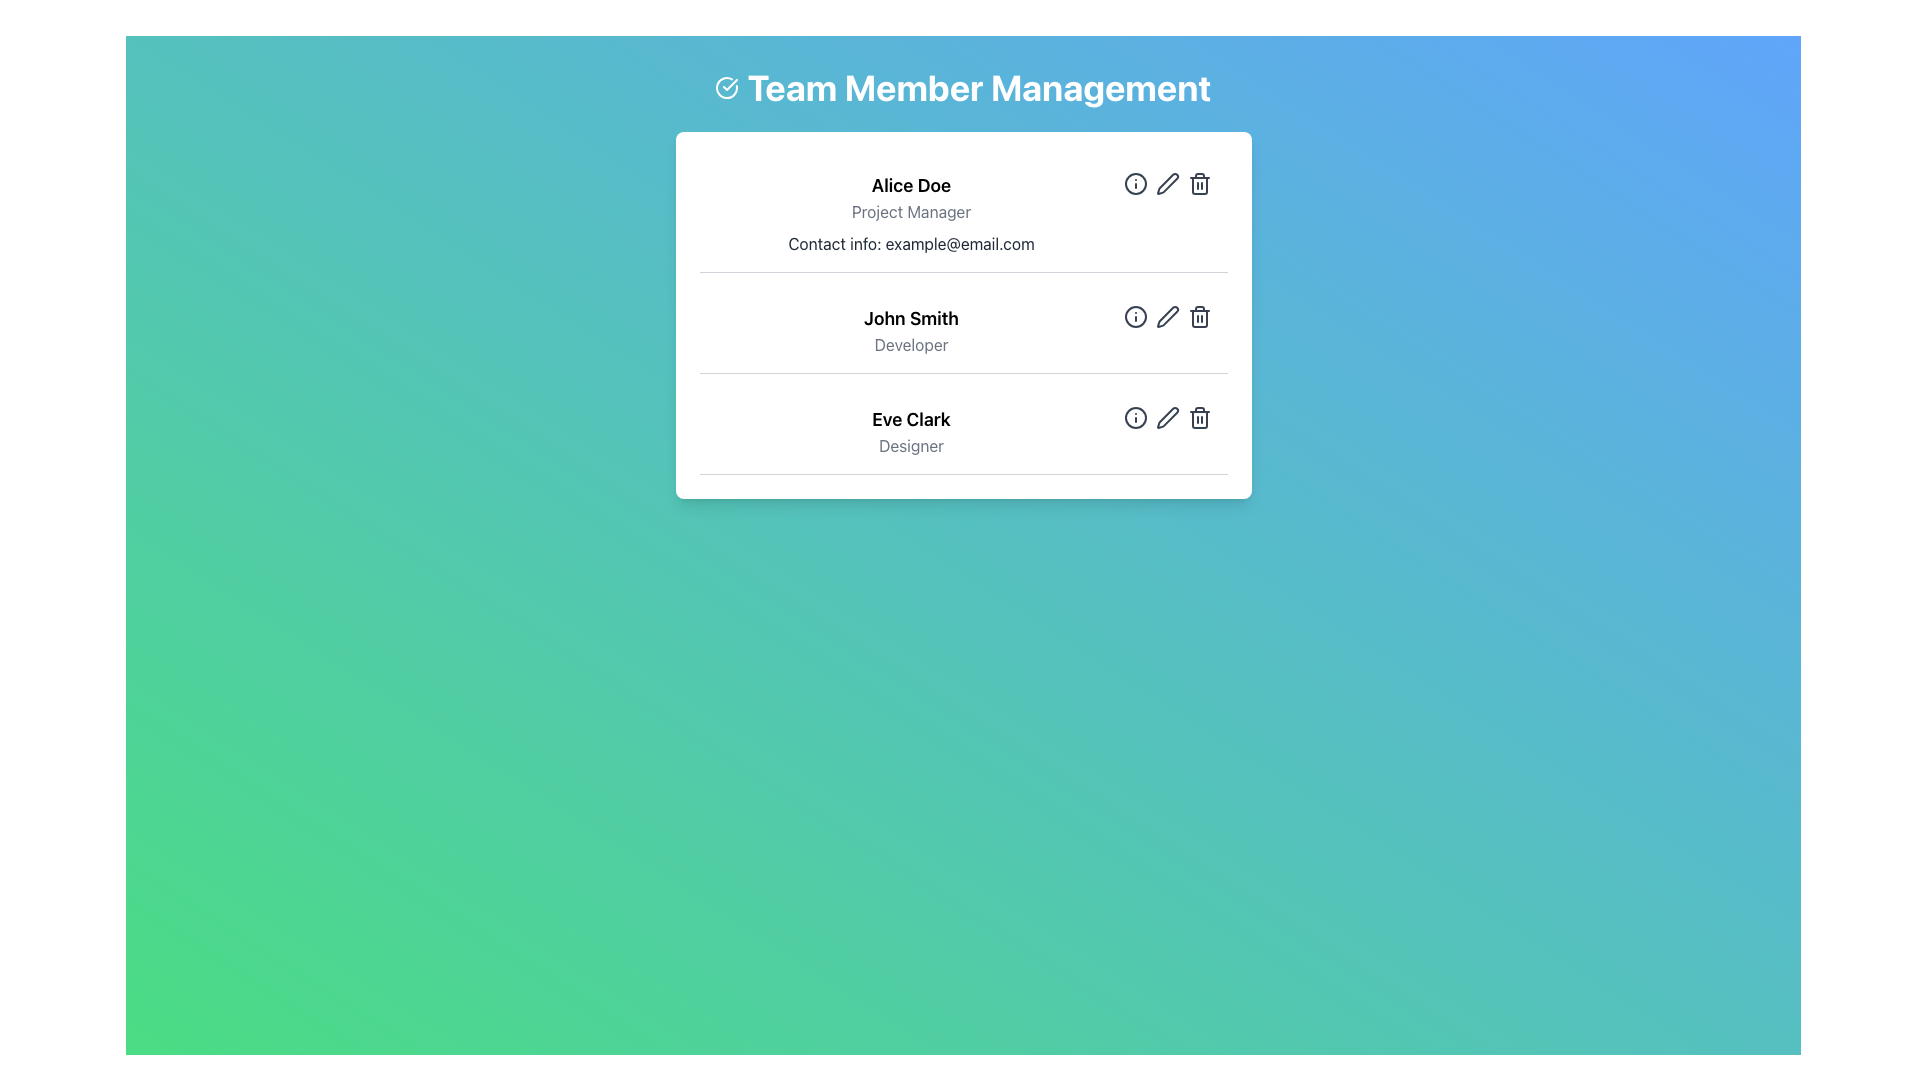 The width and height of the screenshot is (1920, 1080). I want to click on the trash bin icon button, which is the third button on the right in the row of actions for 'John Smith', so click(1199, 315).